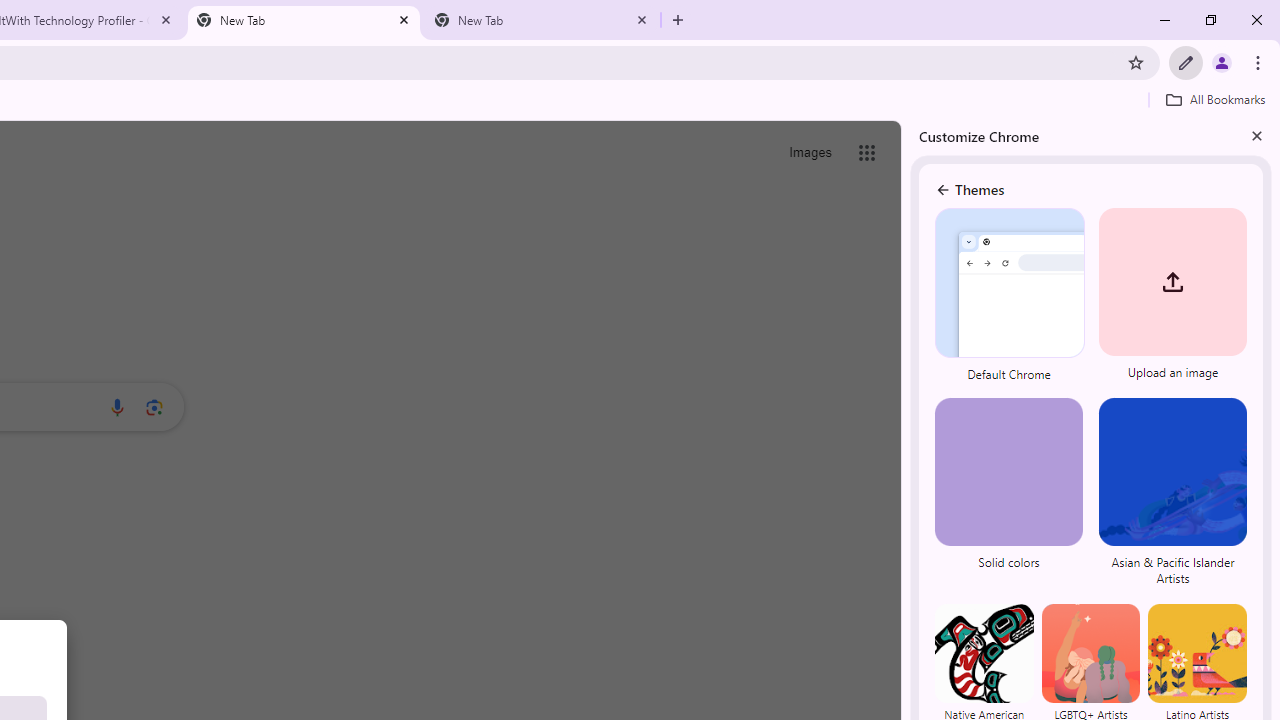  What do you see at coordinates (1010, 494) in the screenshot?
I see `'Solid colors'` at bounding box center [1010, 494].